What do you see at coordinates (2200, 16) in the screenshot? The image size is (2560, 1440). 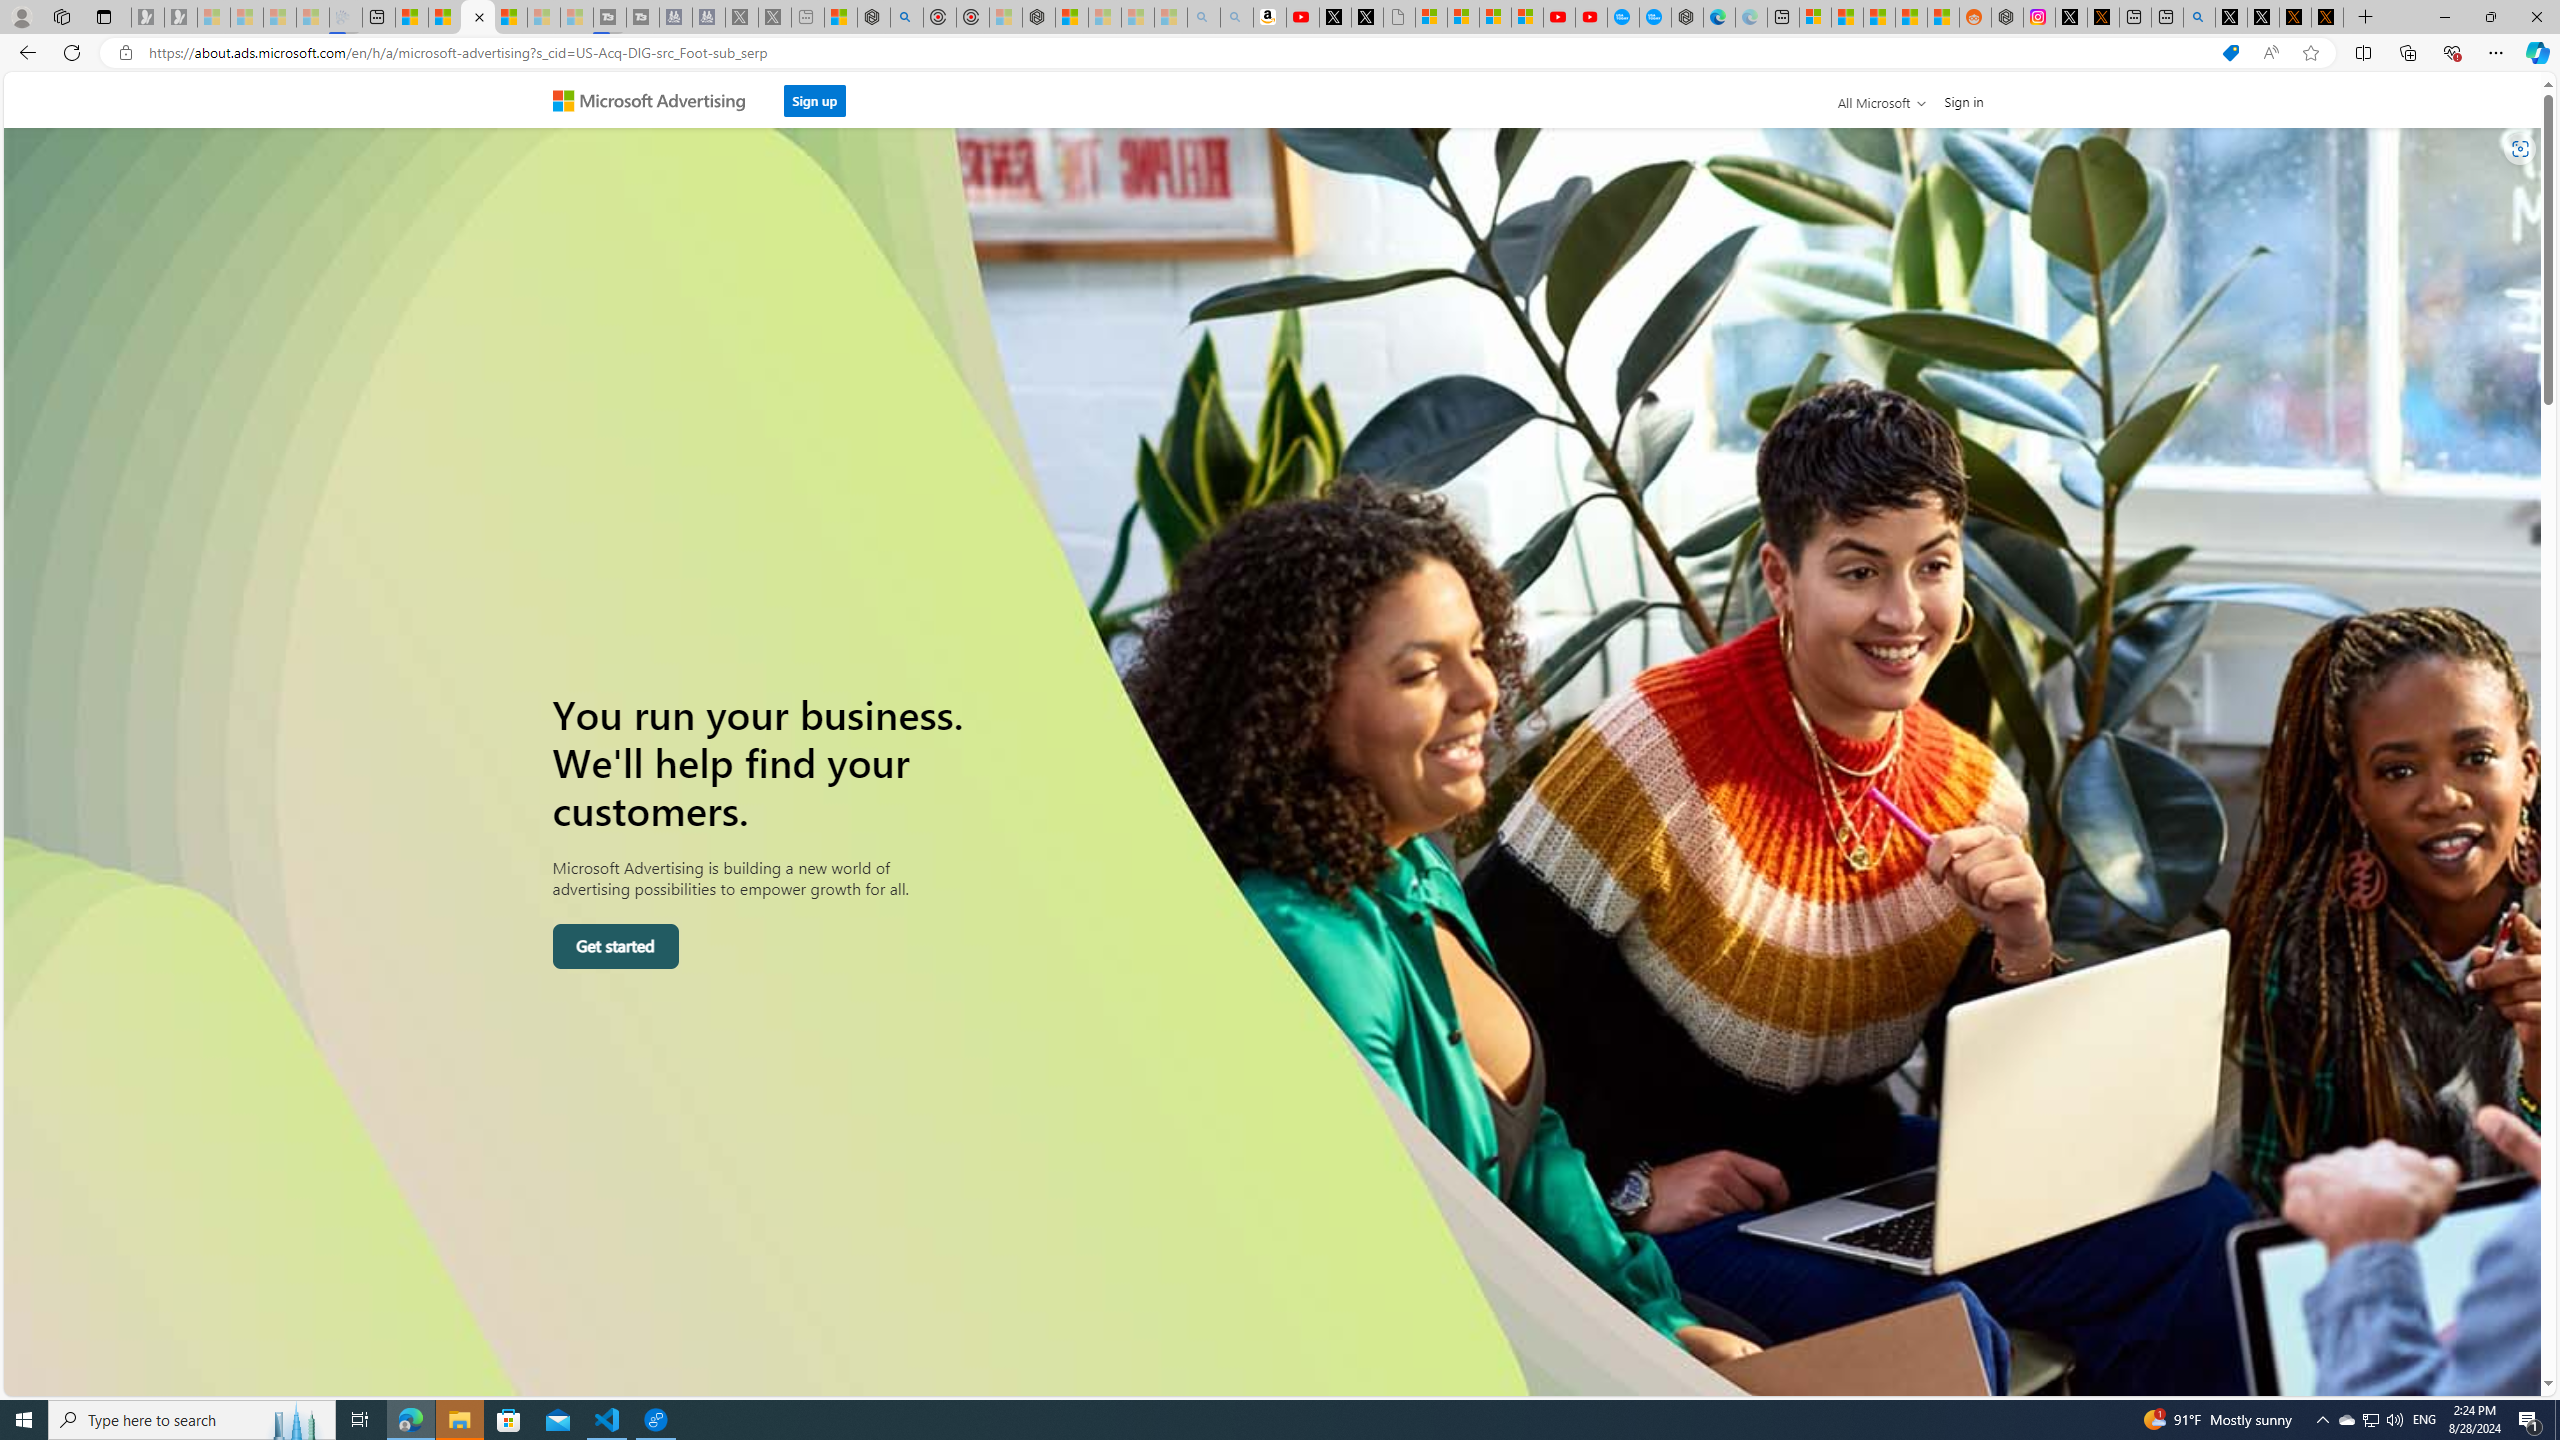 I see `'github - Search'` at bounding box center [2200, 16].